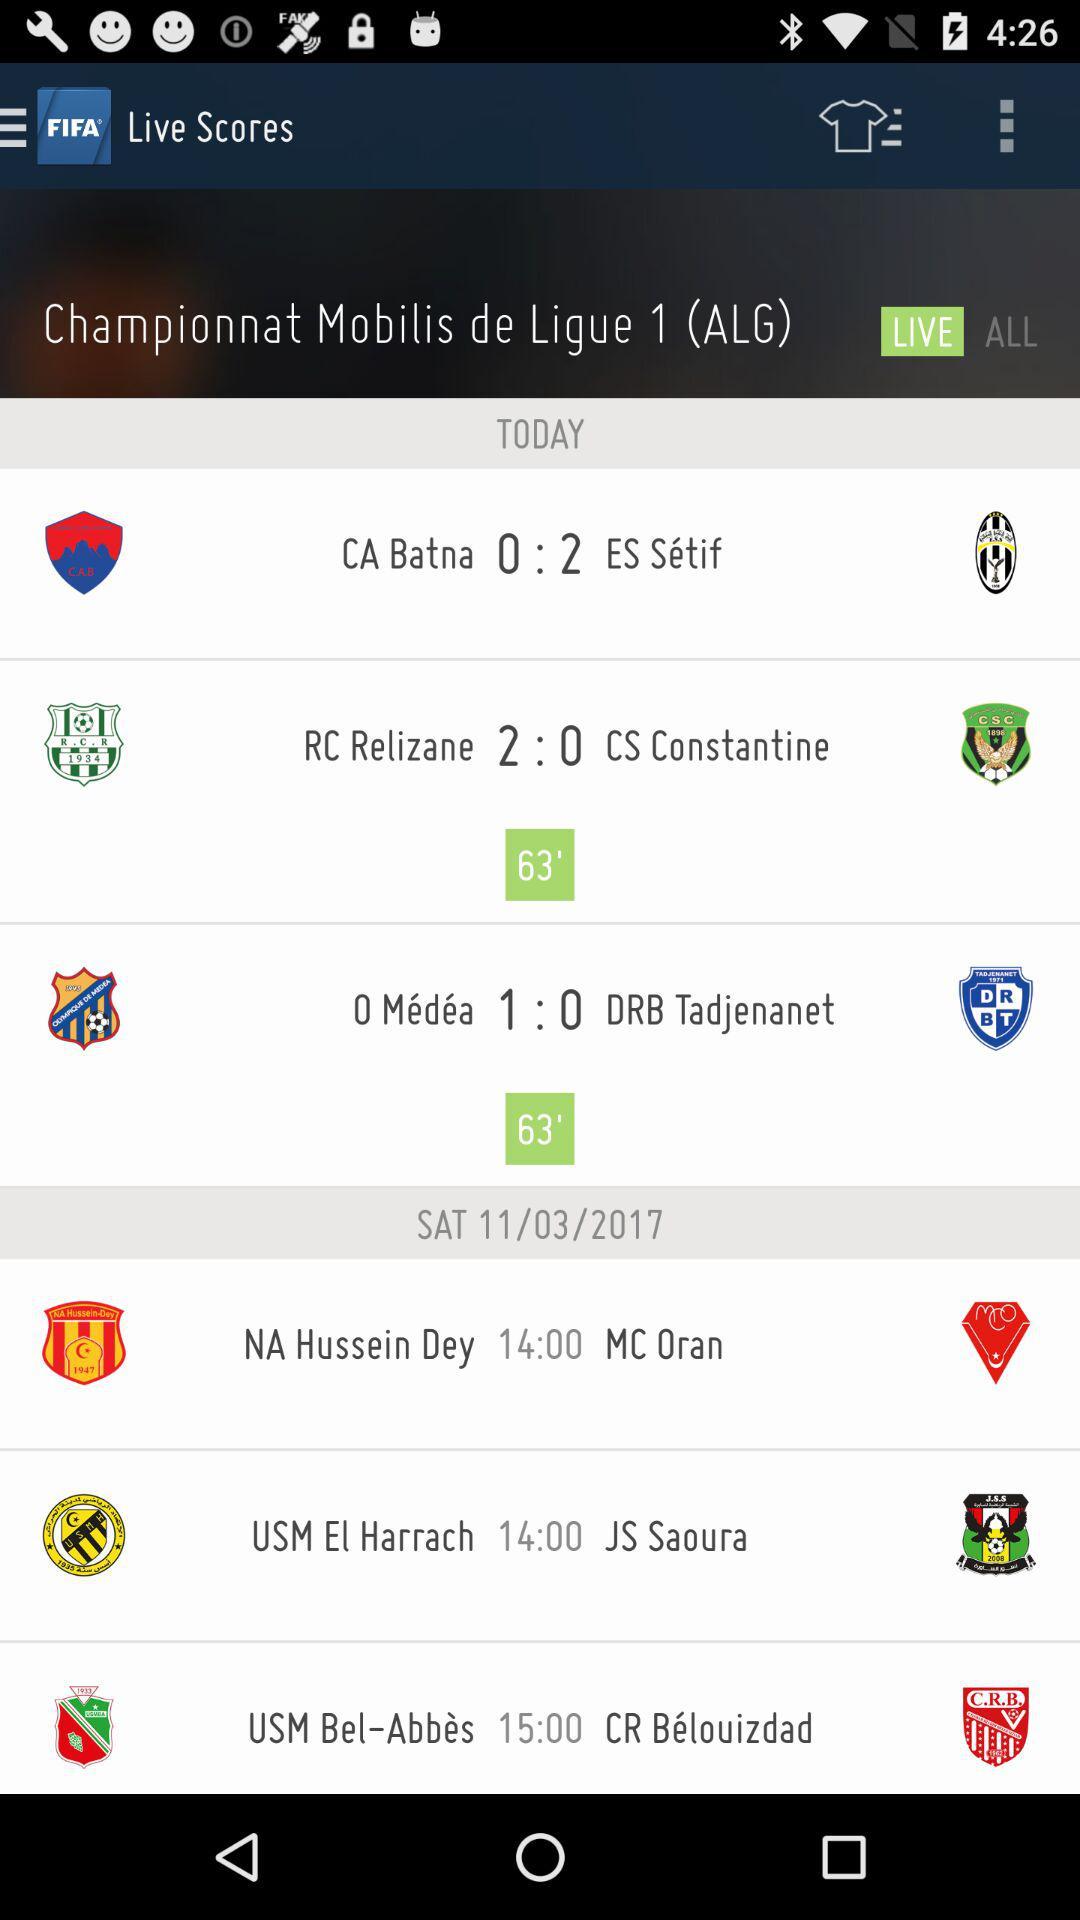 The image size is (1080, 1920). What do you see at coordinates (1011, 330) in the screenshot?
I see `item to the right of live icon` at bounding box center [1011, 330].